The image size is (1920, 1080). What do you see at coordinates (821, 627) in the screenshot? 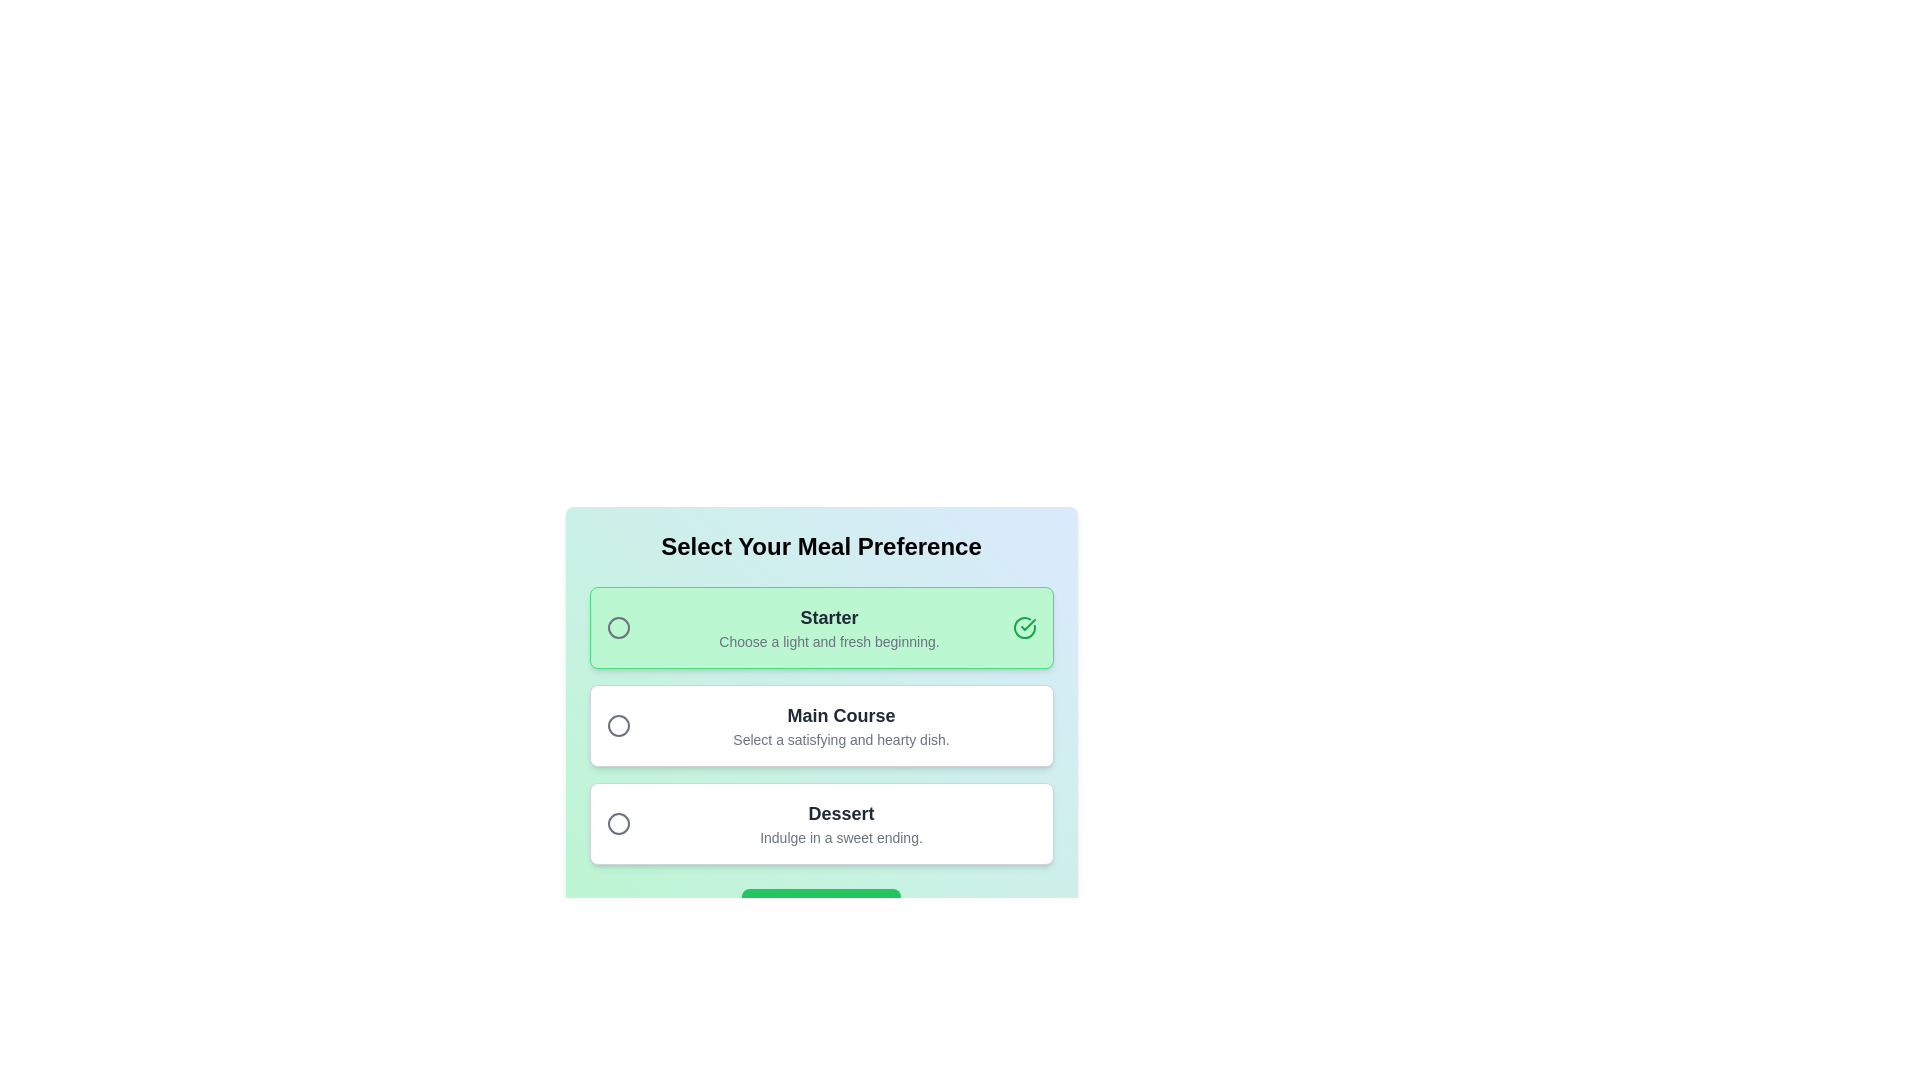
I see `the first selection card in the meal options list` at bounding box center [821, 627].